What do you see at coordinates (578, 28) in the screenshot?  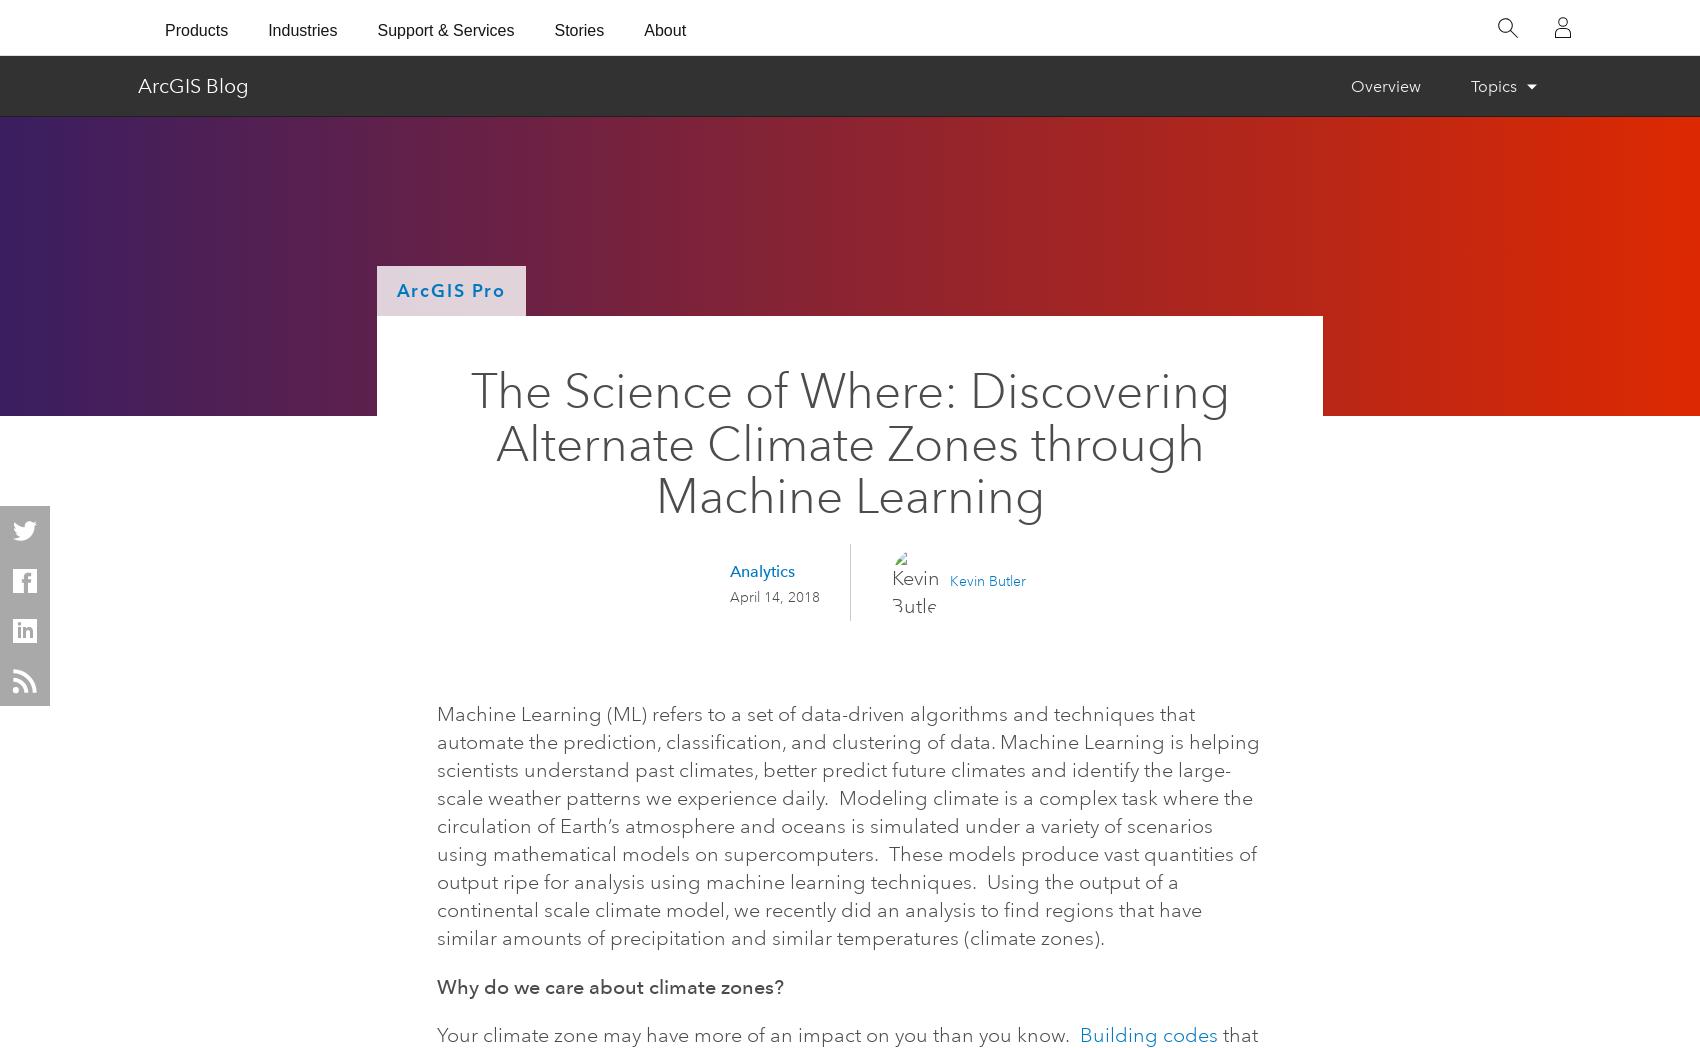 I see `'Stories'` at bounding box center [578, 28].